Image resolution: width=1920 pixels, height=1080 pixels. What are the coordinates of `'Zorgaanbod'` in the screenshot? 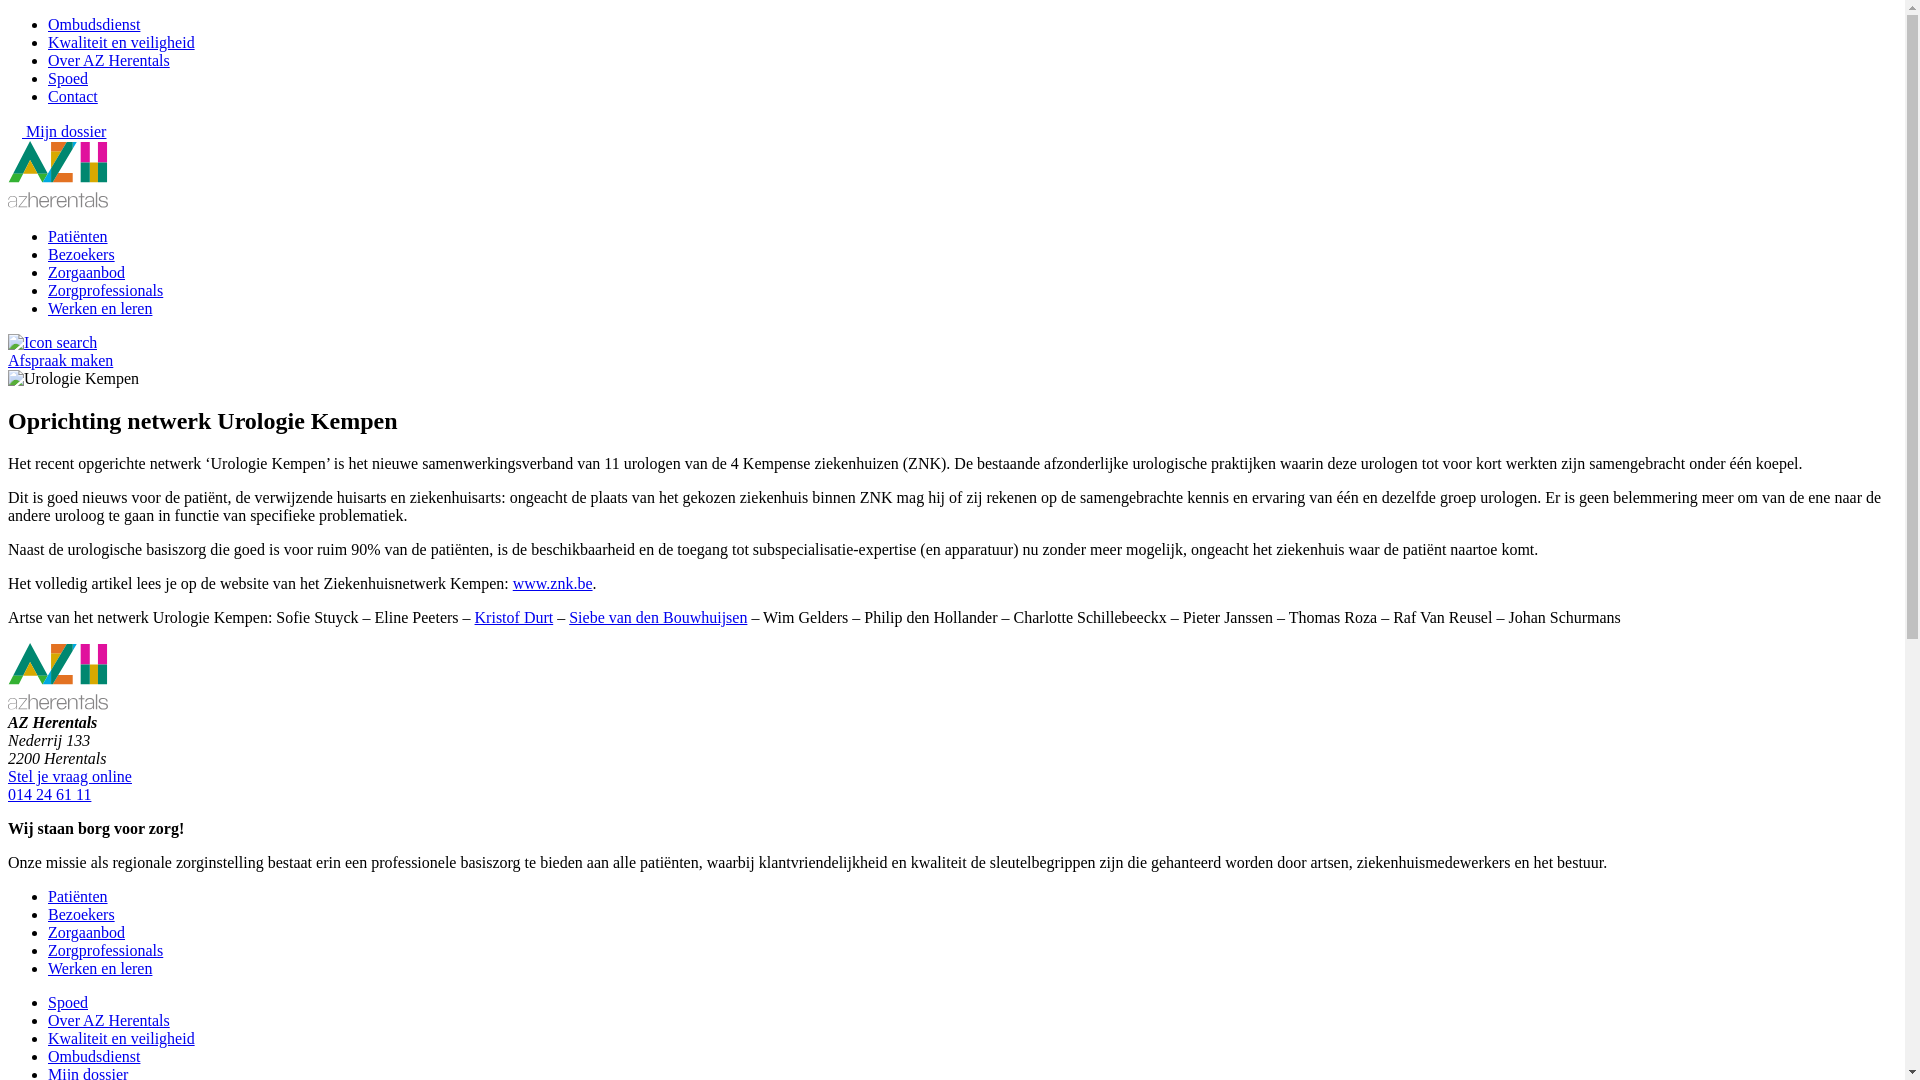 It's located at (85, 272).